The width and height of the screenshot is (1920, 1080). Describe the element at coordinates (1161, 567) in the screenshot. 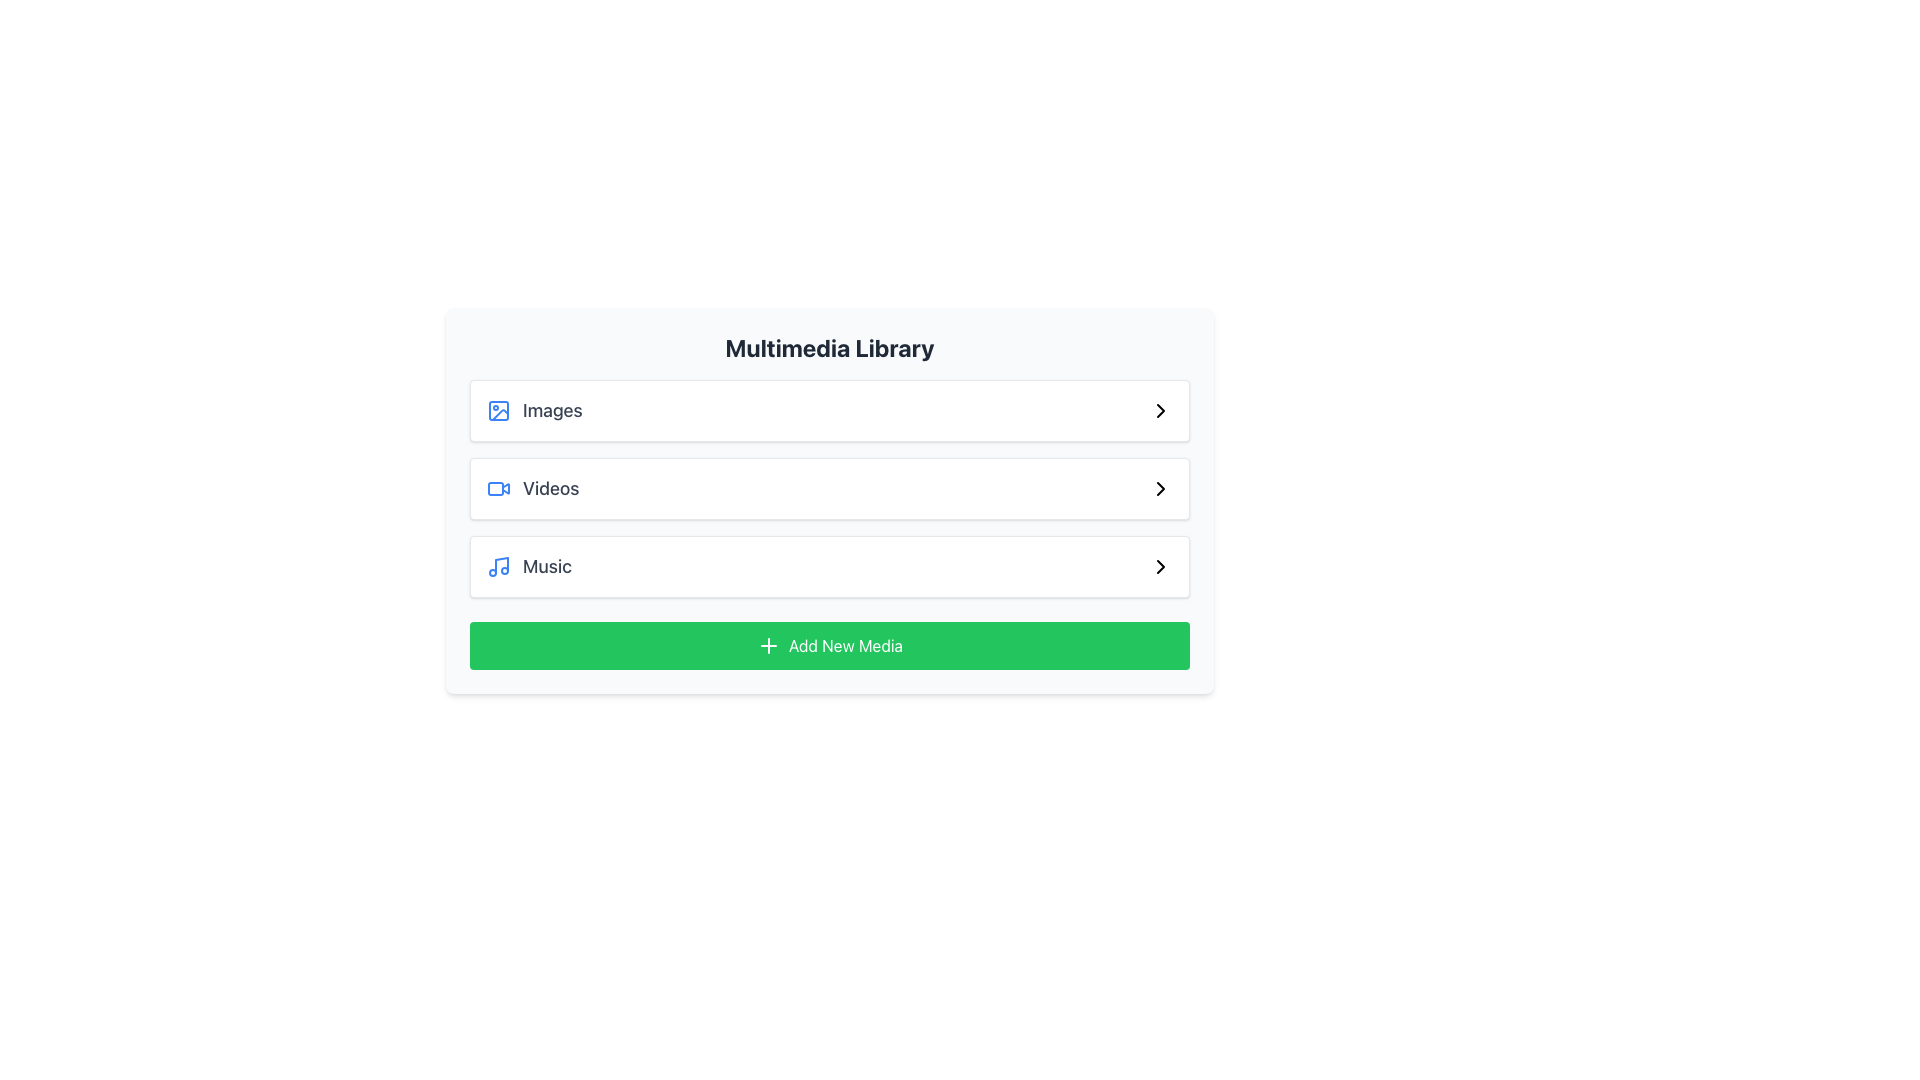

I see `the Chevron icon located on the right side of the 'Music' entry in the 'Multimedia Library' card to interact with it` at that location.